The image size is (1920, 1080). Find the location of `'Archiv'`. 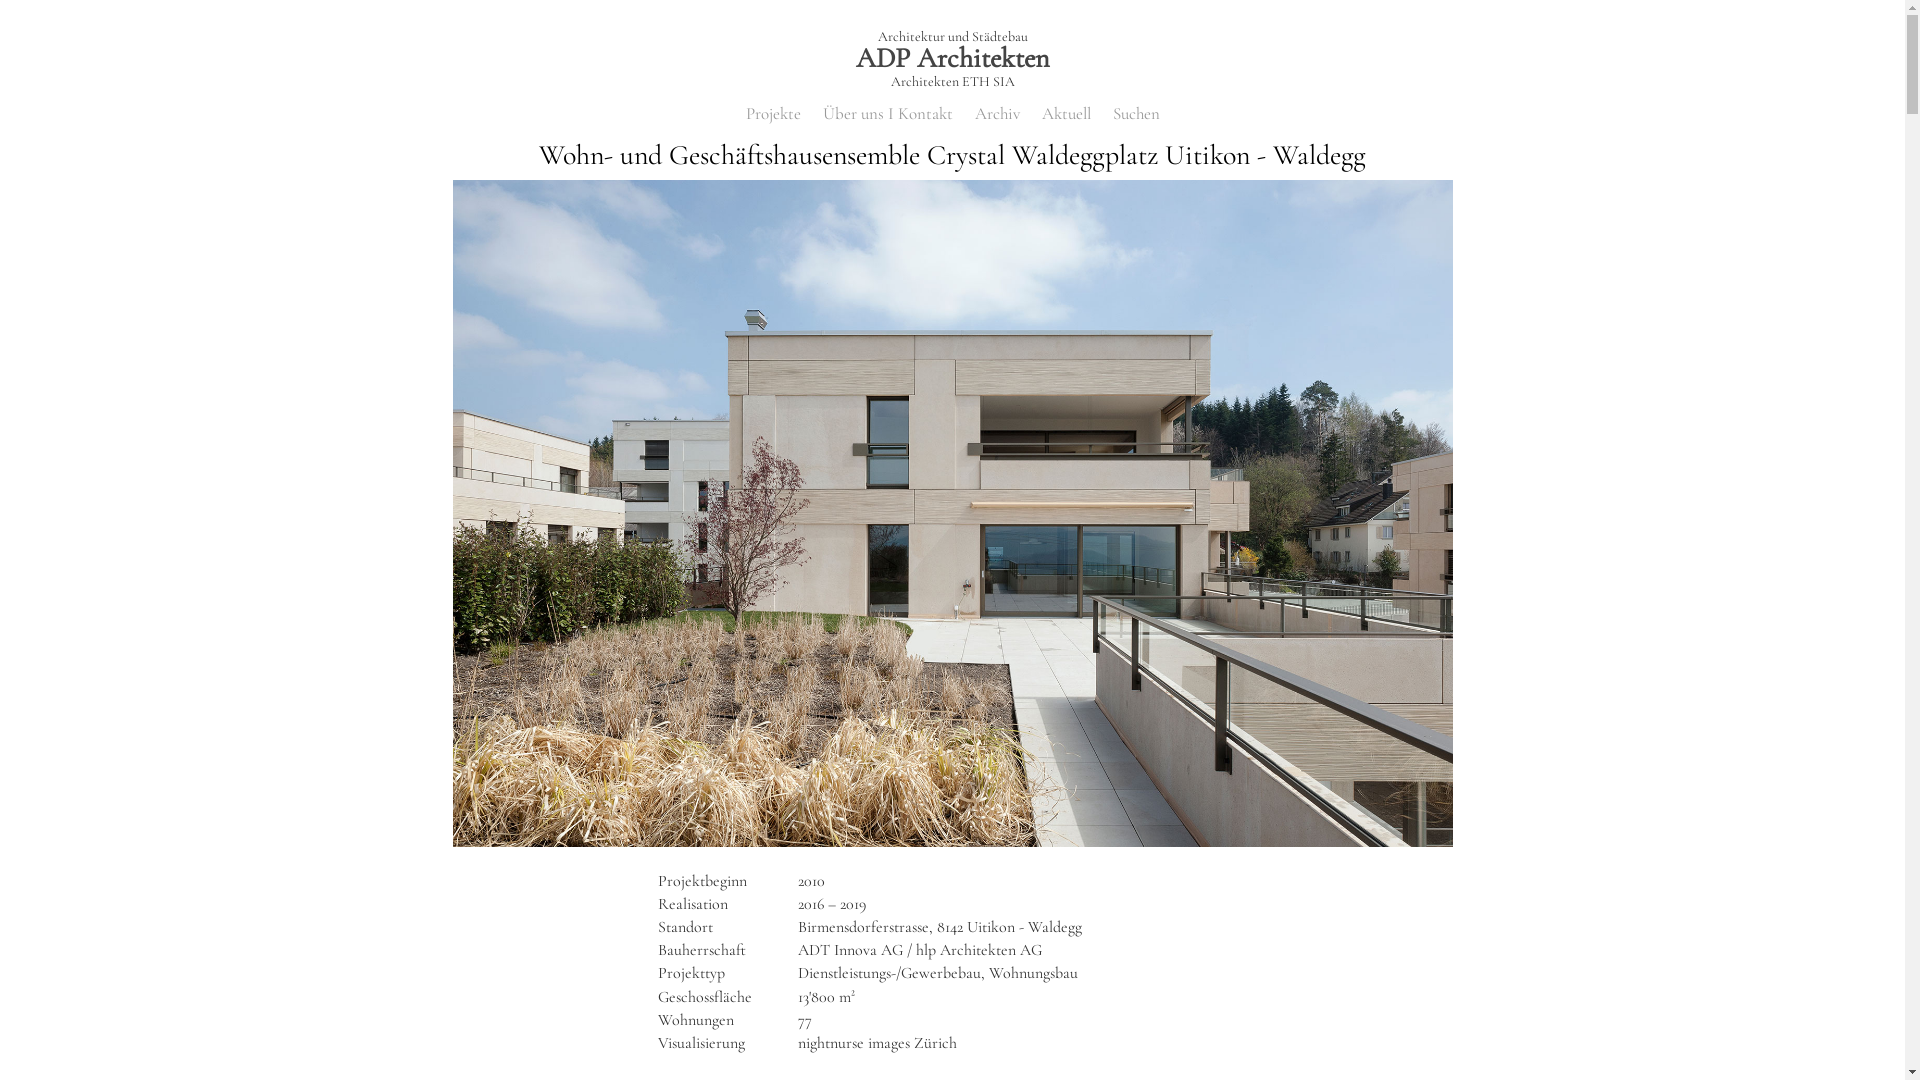

'Archiv' is located at coordinates (996, 115).